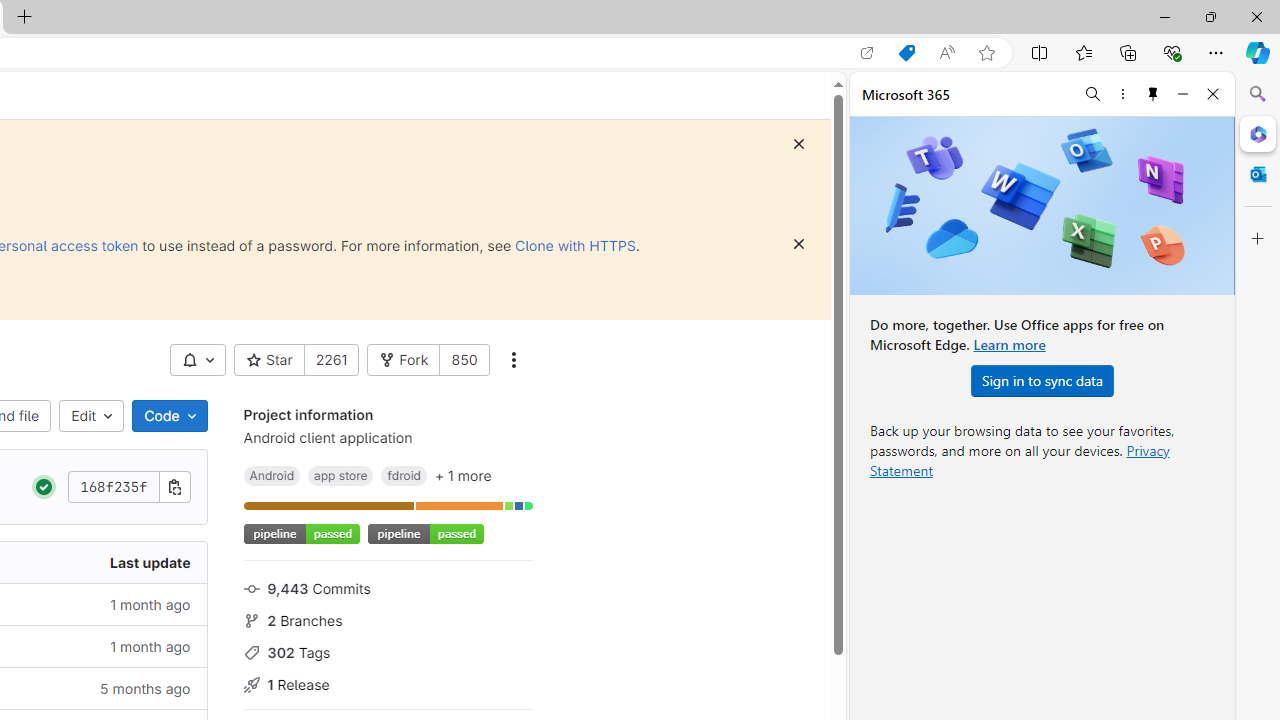 The height and width of the screenshot is (720, 1280). Describe the element at coordinates (198, 360) in the screenshot. I see `'AutomationID: __BVID__332__BV_toggle_'` at that location.